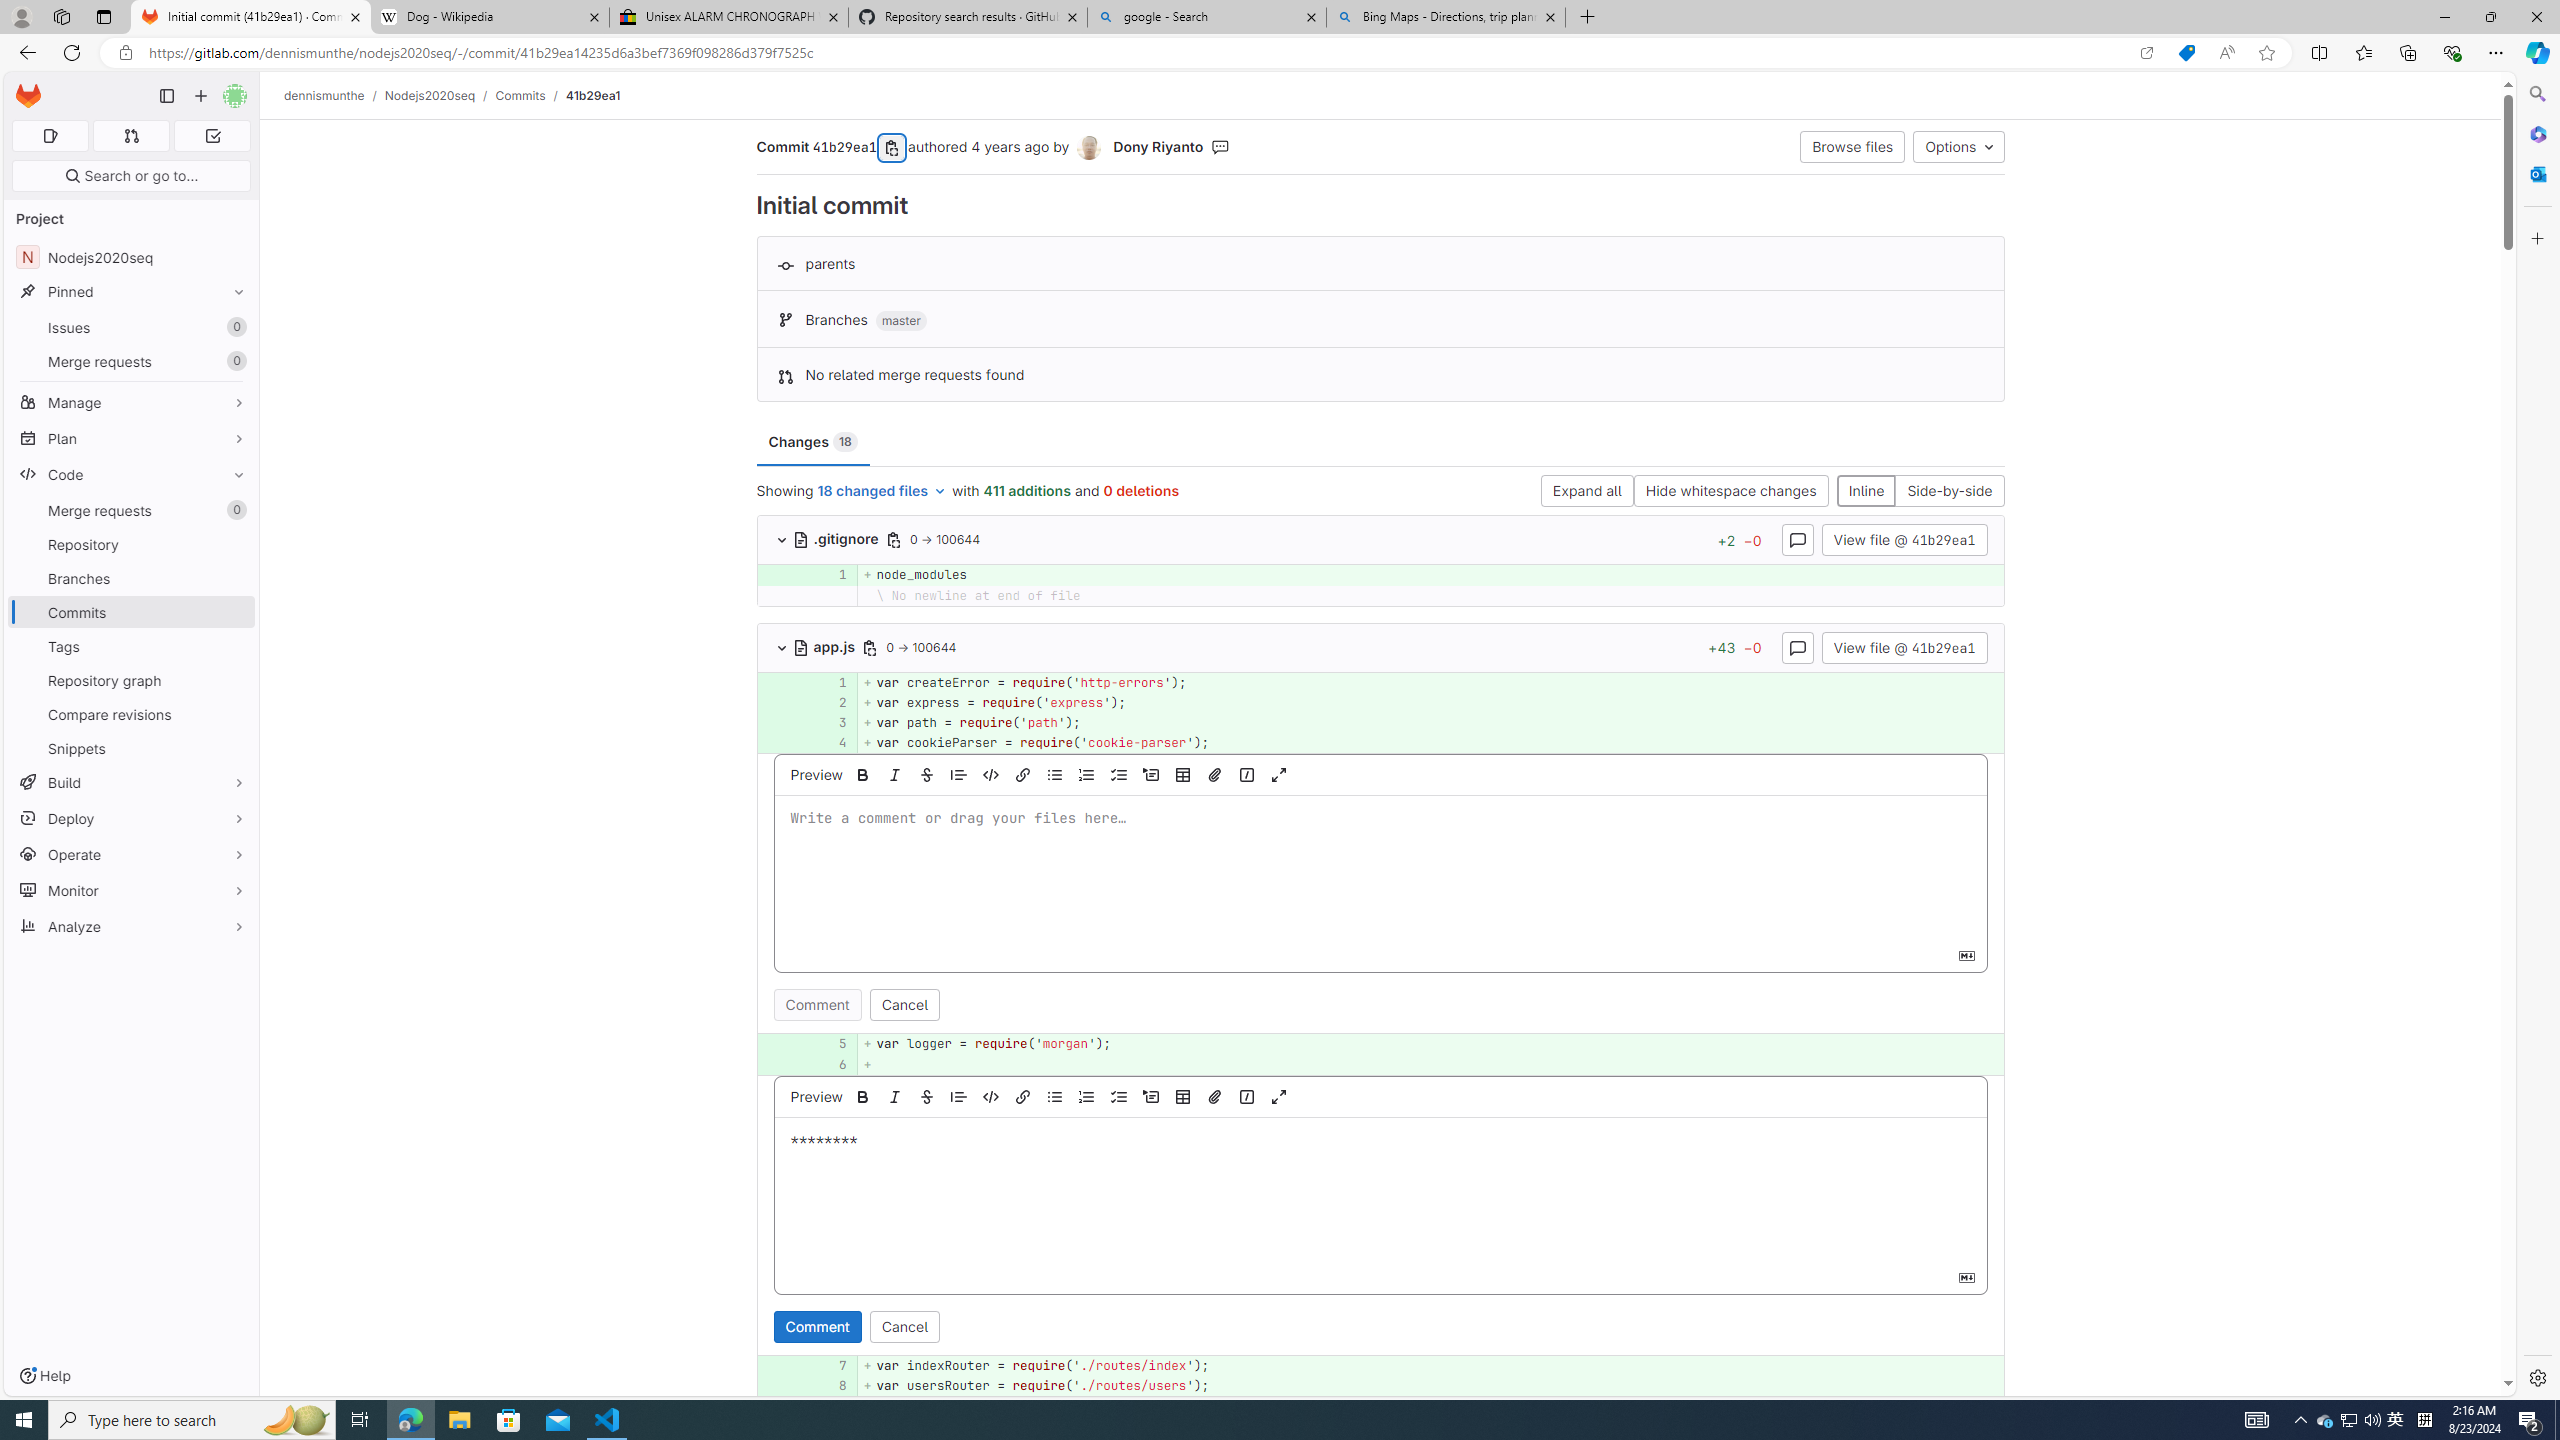  Describe the element at coordinates (233, 578) in the screenshot. I see `'Pin Branches'` at that location.